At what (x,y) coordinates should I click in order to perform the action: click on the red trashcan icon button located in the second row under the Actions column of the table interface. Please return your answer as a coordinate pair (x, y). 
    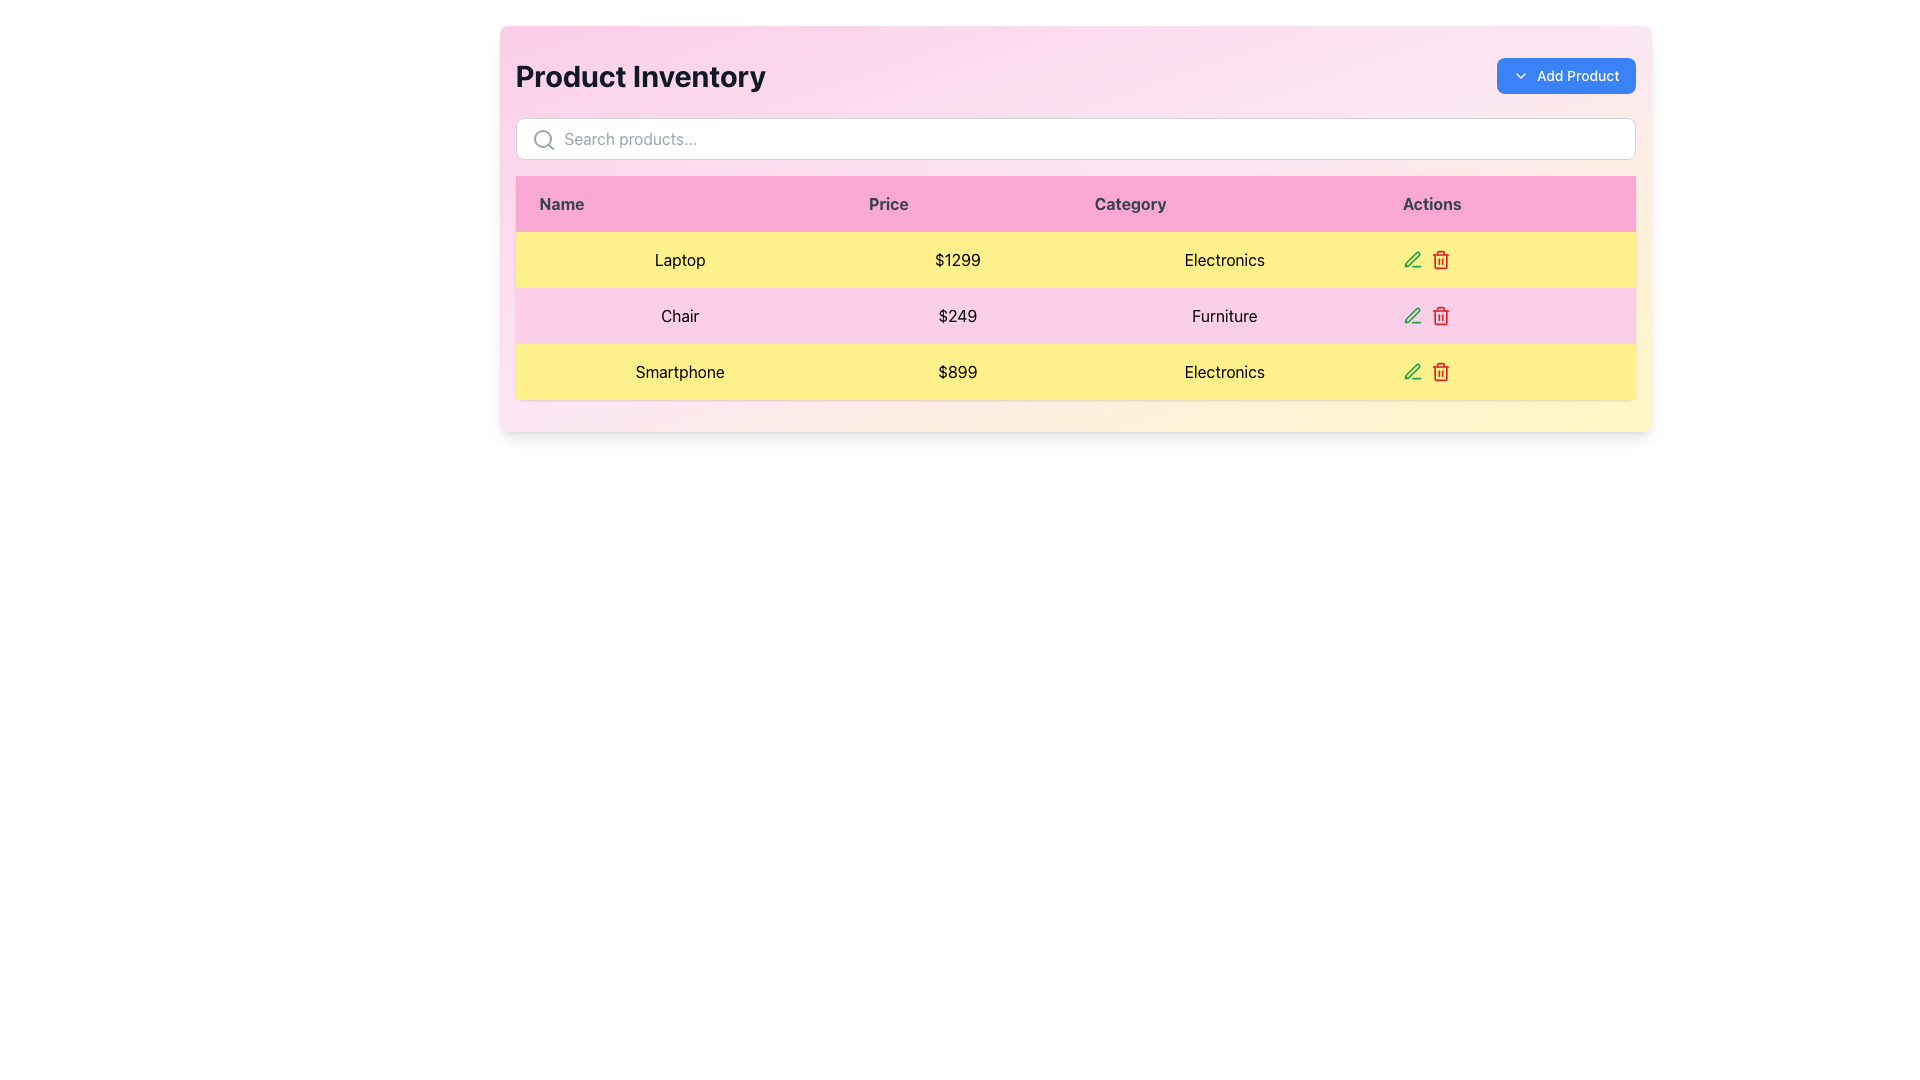
    Looking at the image, I should click on (1440, 315).